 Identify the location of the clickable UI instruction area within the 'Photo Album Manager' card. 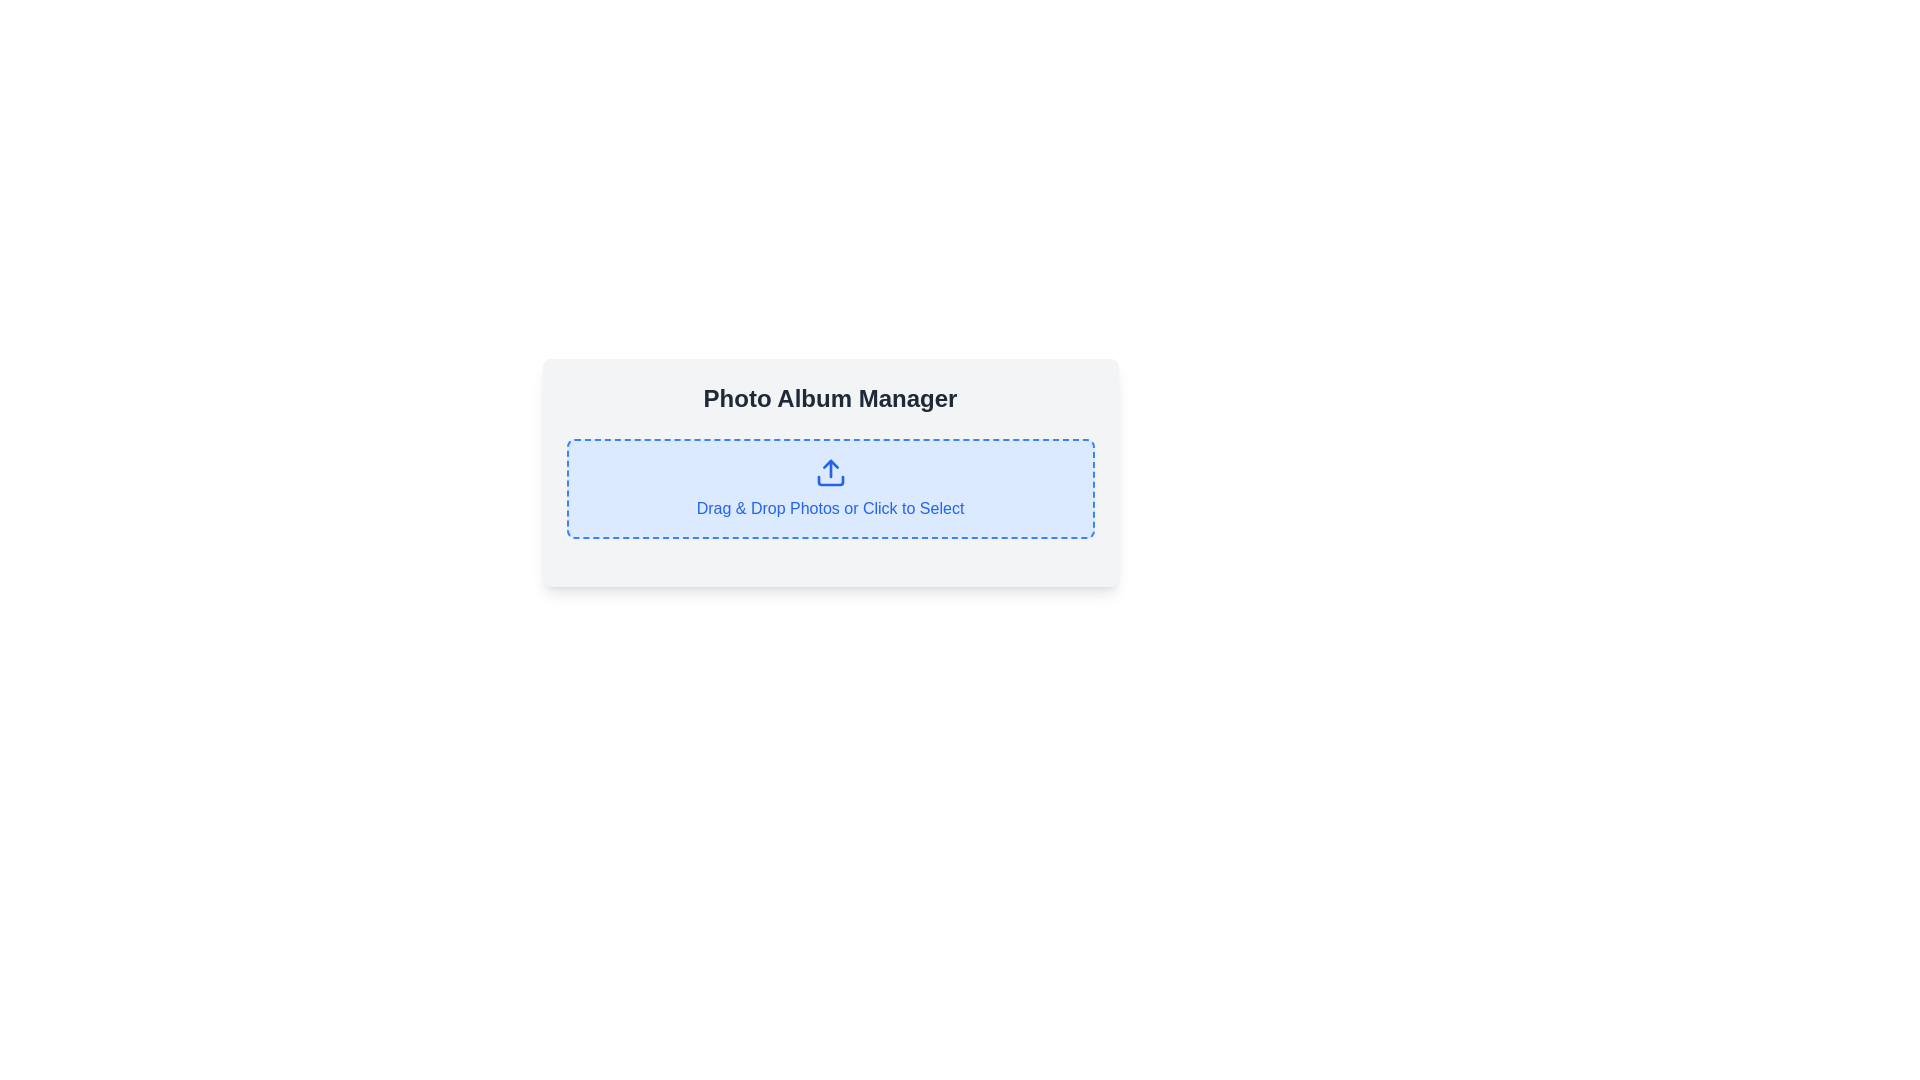
(830, 489).